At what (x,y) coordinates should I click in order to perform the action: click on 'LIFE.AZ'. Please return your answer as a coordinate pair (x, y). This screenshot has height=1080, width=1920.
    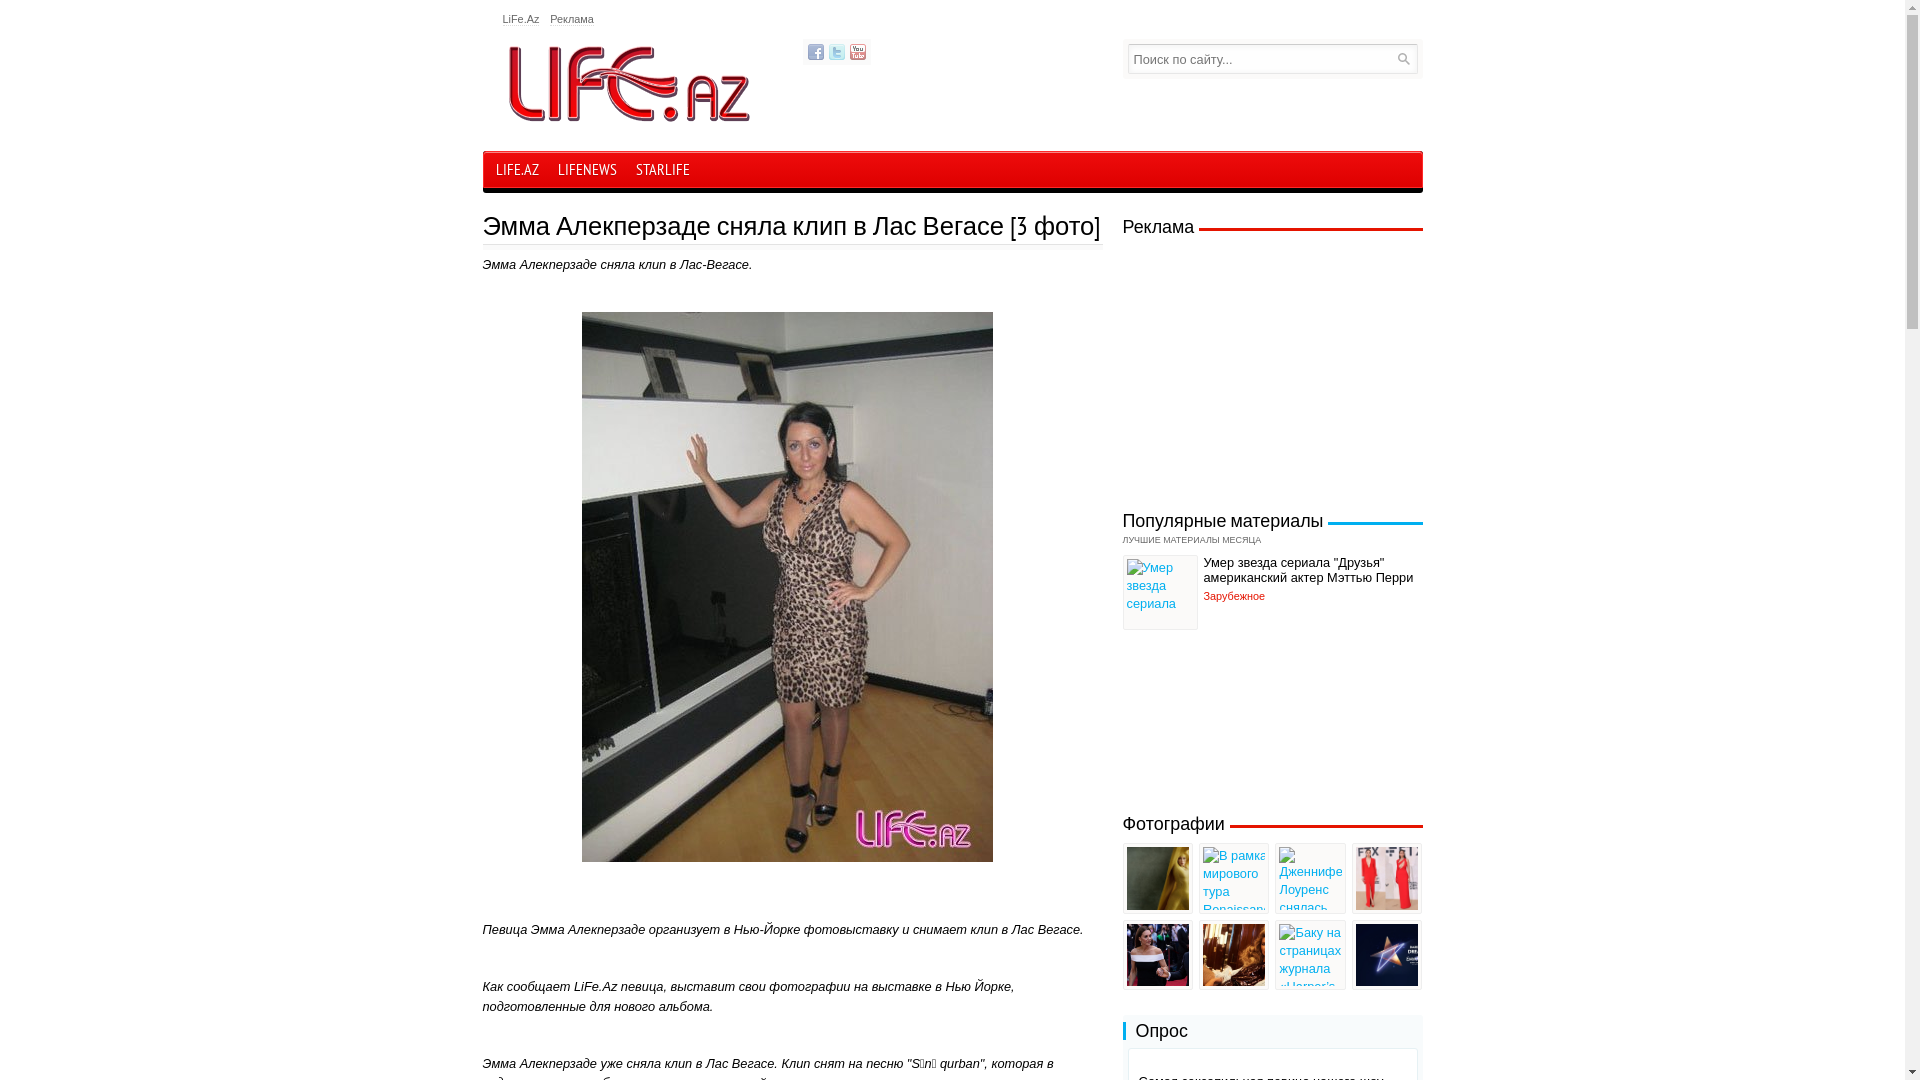
    Looking at the image, I should click on (516, 168).